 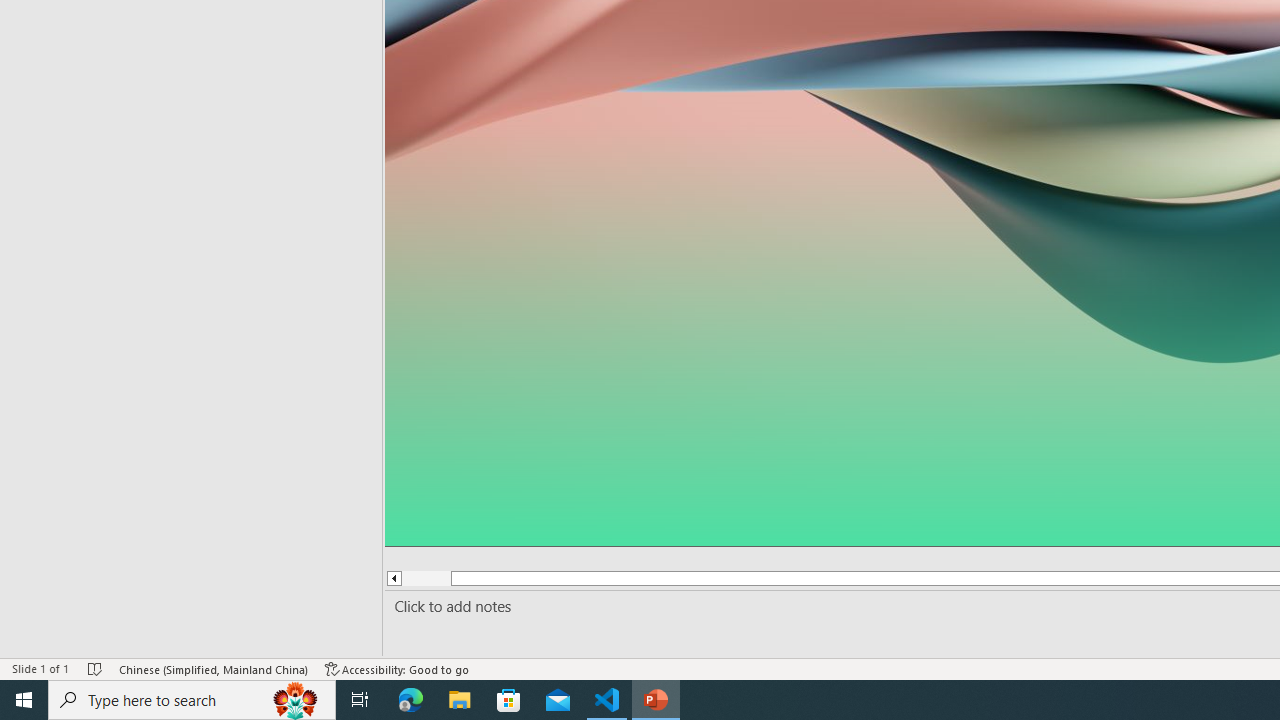 I want to click on 'Line up', so click(x=393, y=578).